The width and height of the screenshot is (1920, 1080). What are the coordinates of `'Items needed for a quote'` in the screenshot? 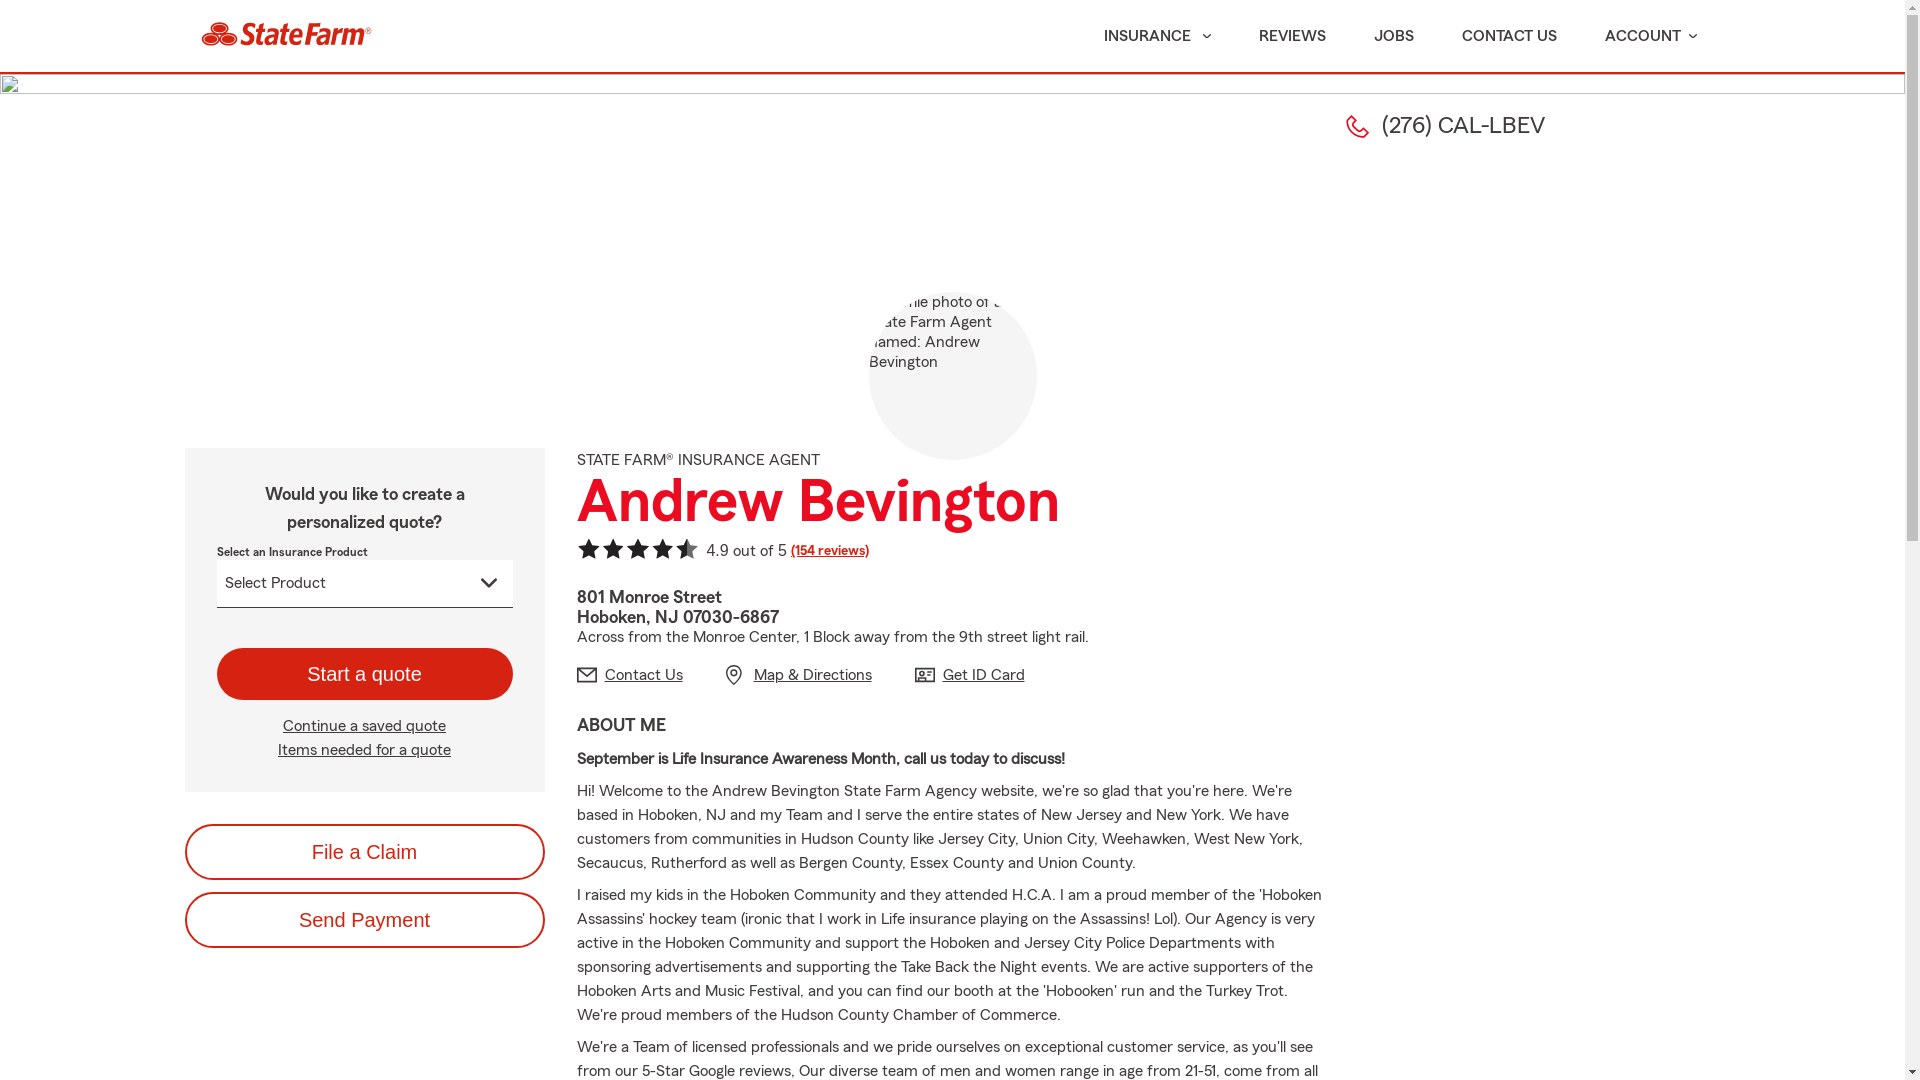 It's located at (364, 749).